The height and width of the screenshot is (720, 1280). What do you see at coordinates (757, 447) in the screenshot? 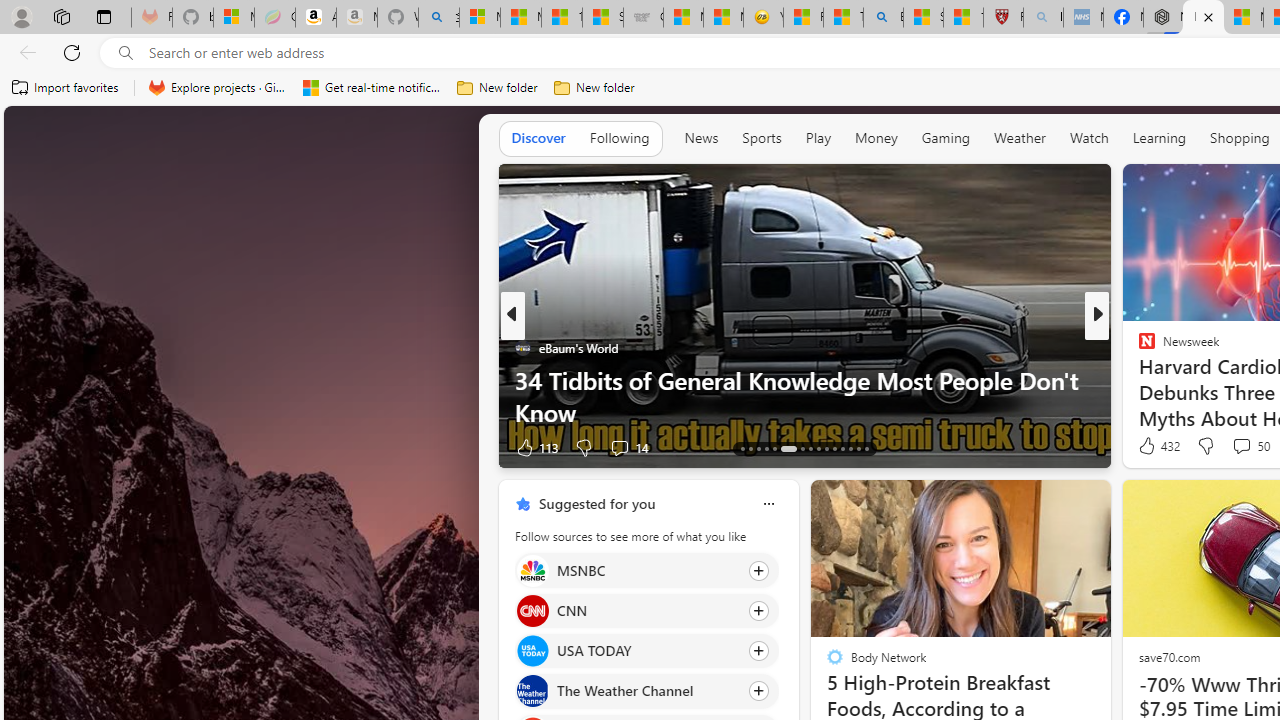
I see `'AutomationID: tab-68'` at bounding box center [757, 447].